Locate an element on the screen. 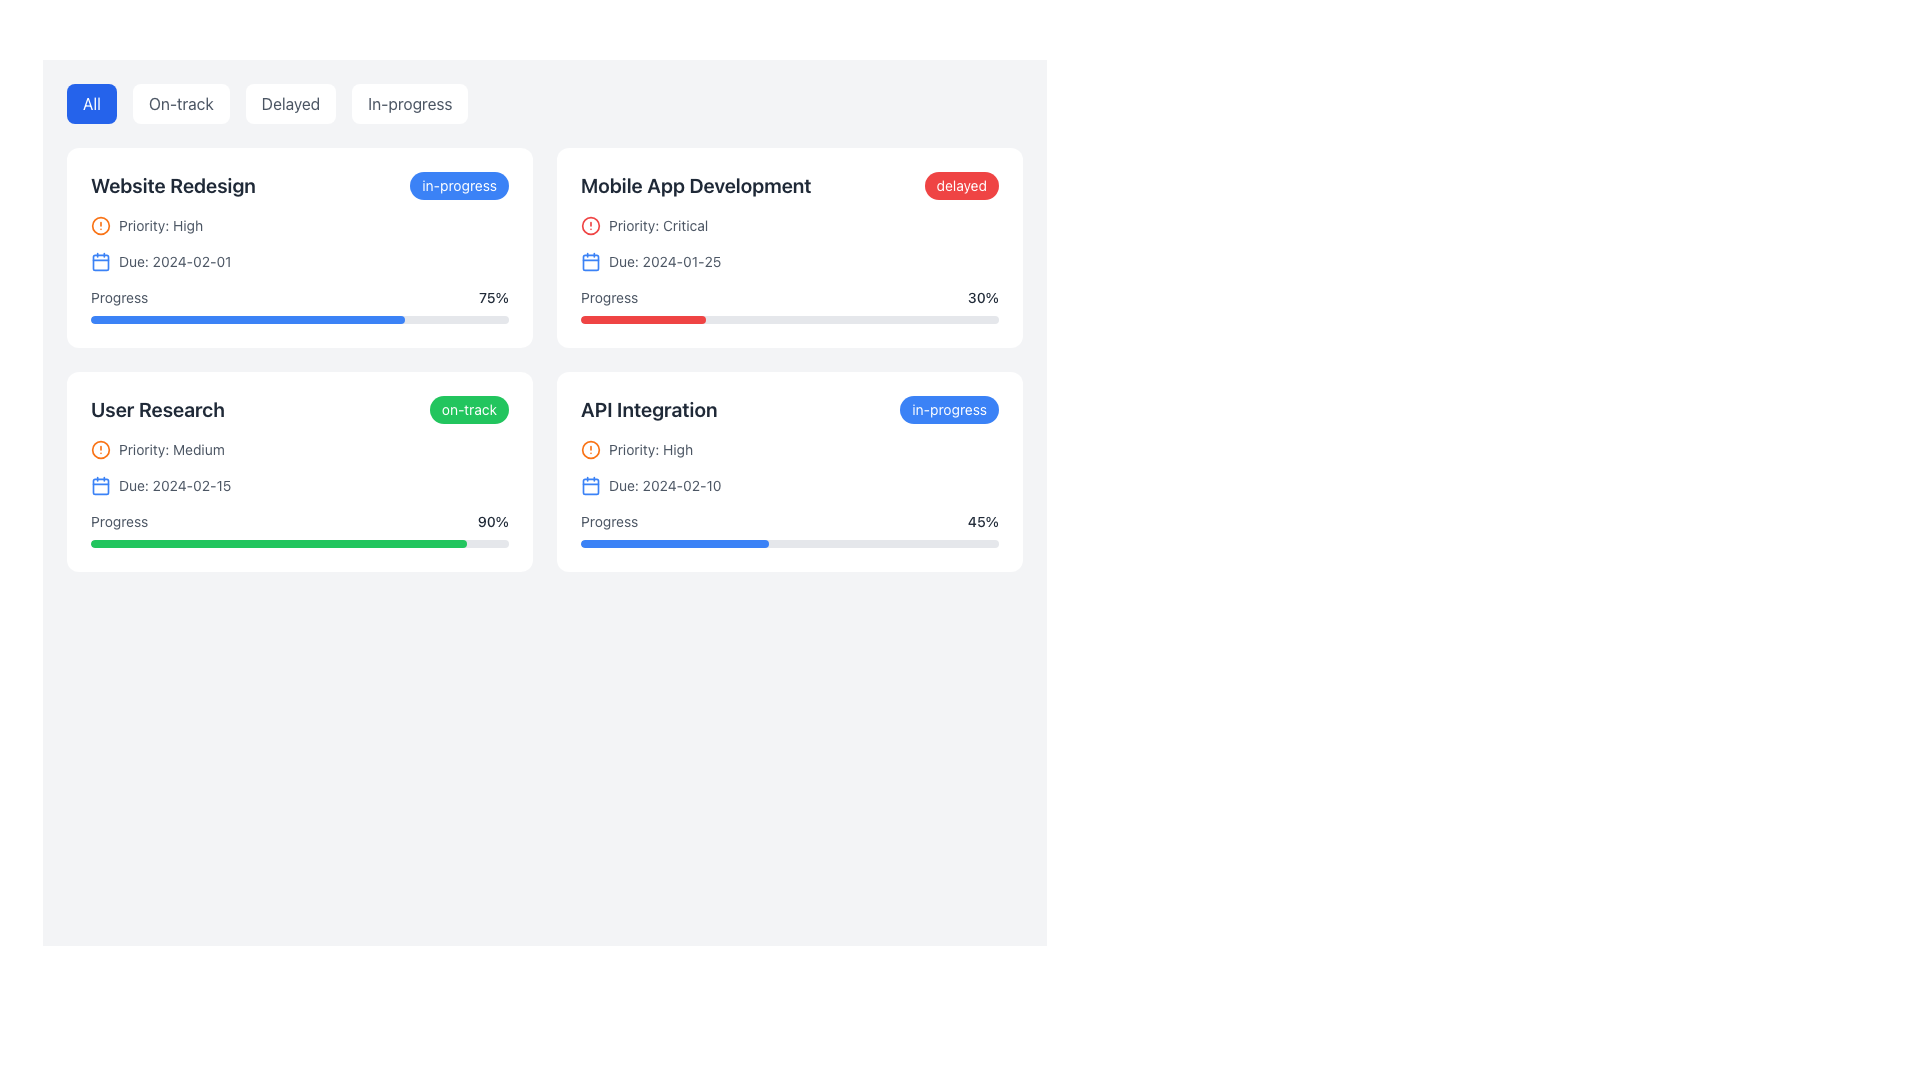  the progress bar located within the 'Website Redesign' card, which is partially filled and positioned below the 'Progress' label, to associate it with its label is located at coordinates (298, 319).